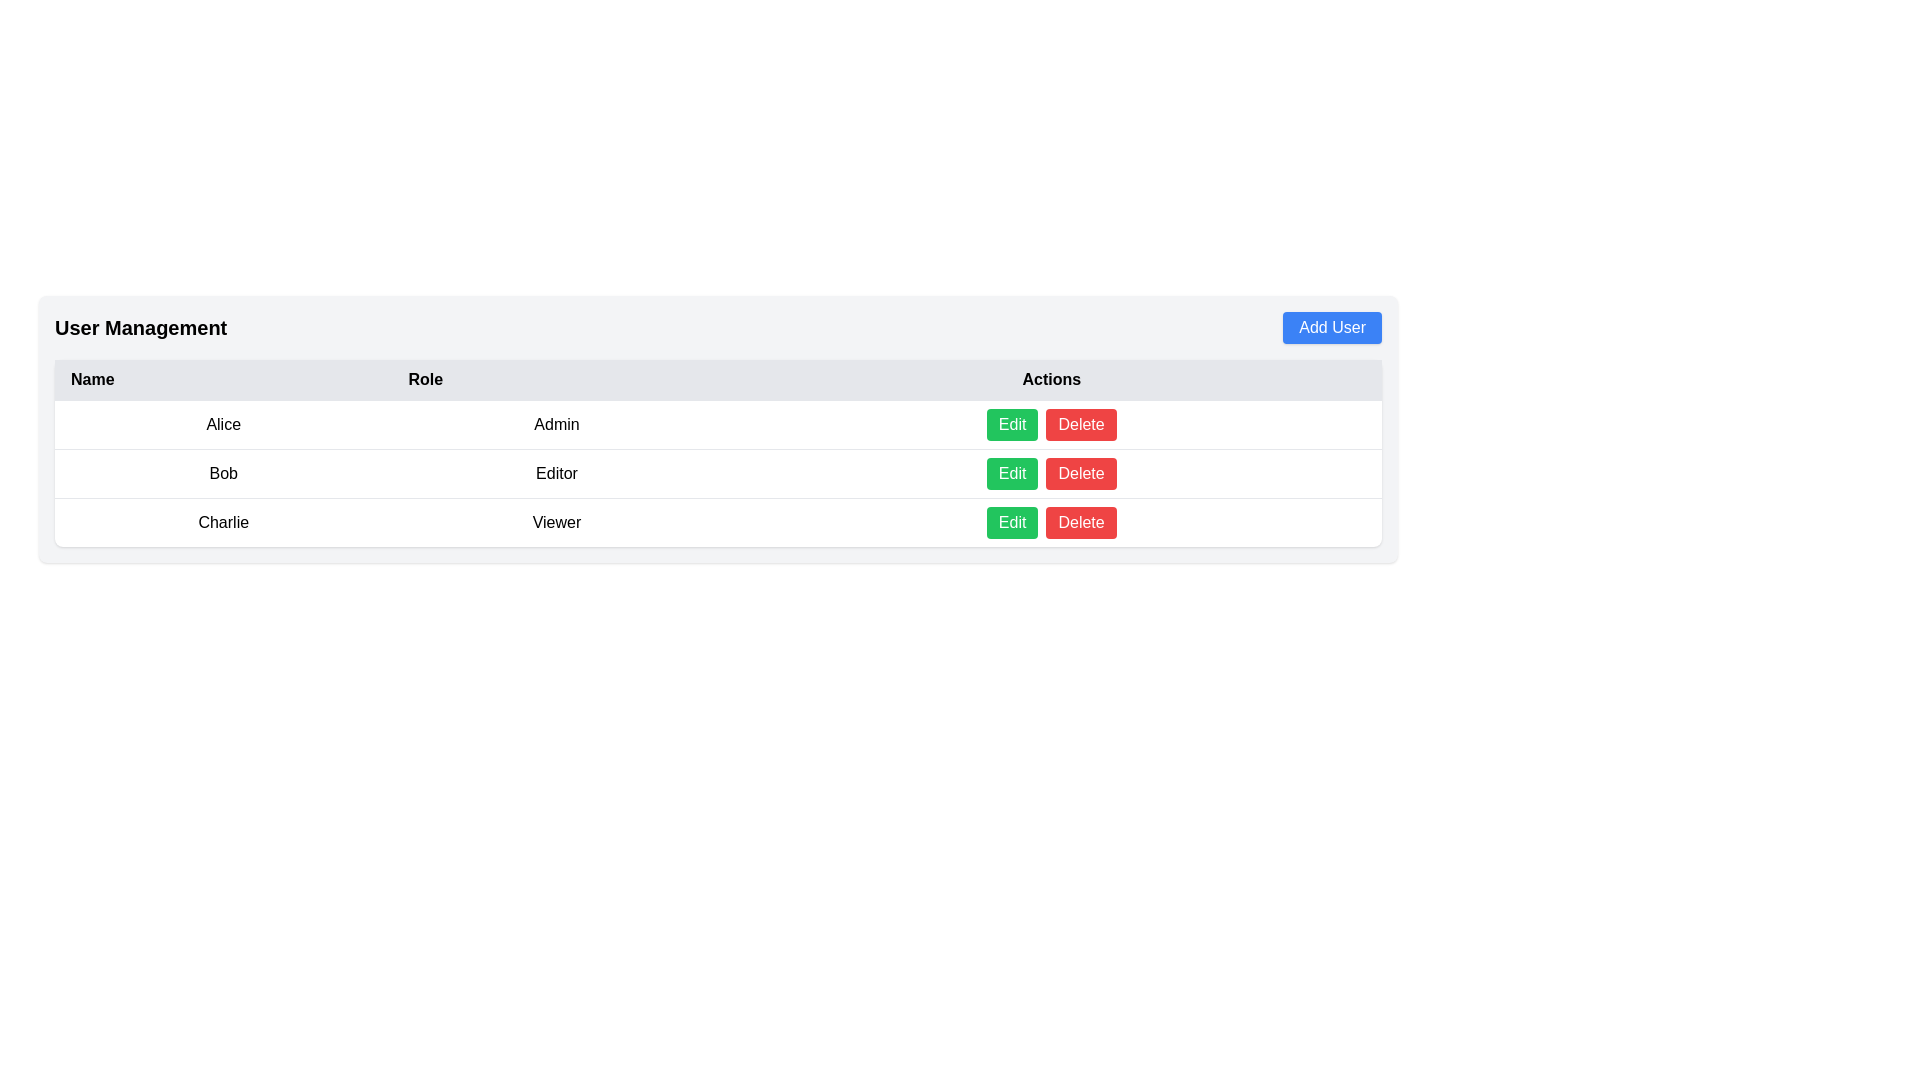  Describe the element at coordinates (556, 521) in the screenshot. I see `the static text element displaying 'Viewer', which is centered under the 'Role' column header in the row labeled 'Charlie'` at that location.